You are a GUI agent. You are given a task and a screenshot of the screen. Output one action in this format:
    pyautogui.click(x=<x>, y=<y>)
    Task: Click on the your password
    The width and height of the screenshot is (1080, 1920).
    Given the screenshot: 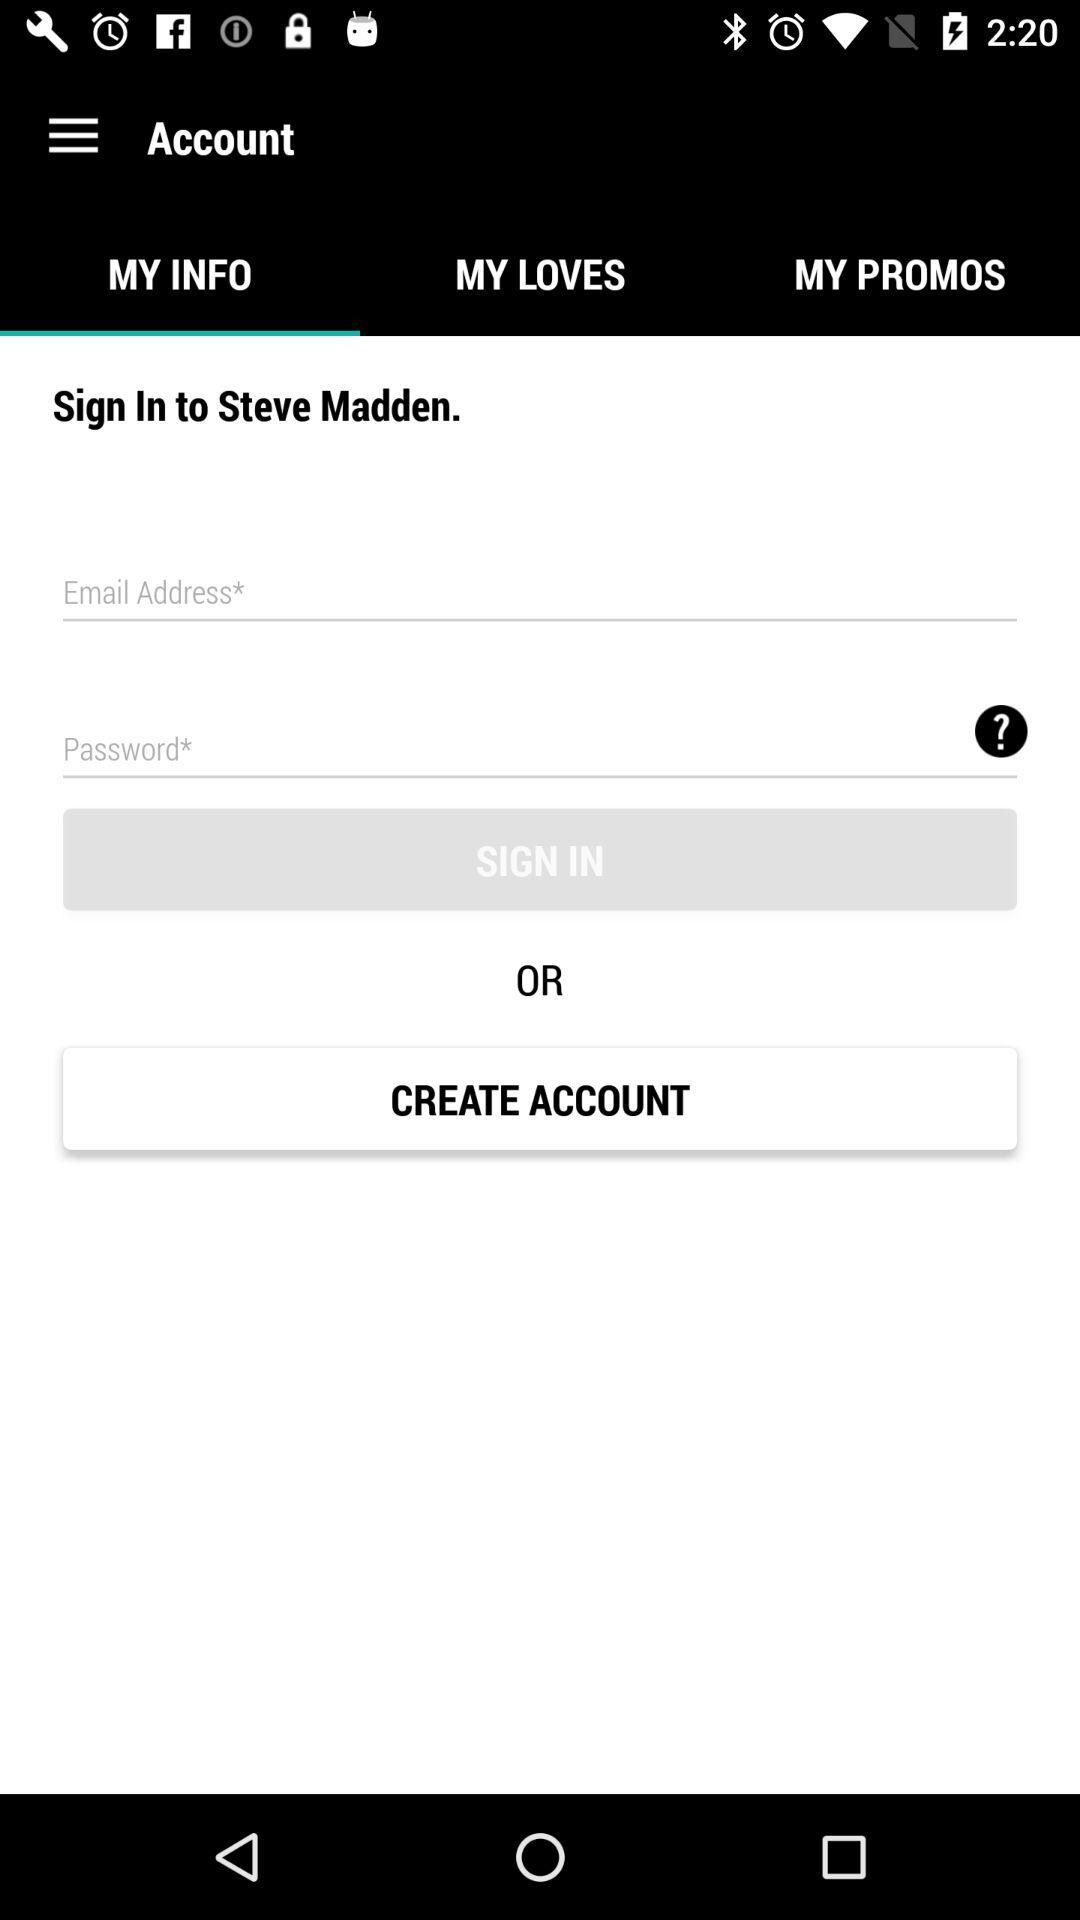 What is the action you would take?
    pyautogui.click(x=540, y=746)
    